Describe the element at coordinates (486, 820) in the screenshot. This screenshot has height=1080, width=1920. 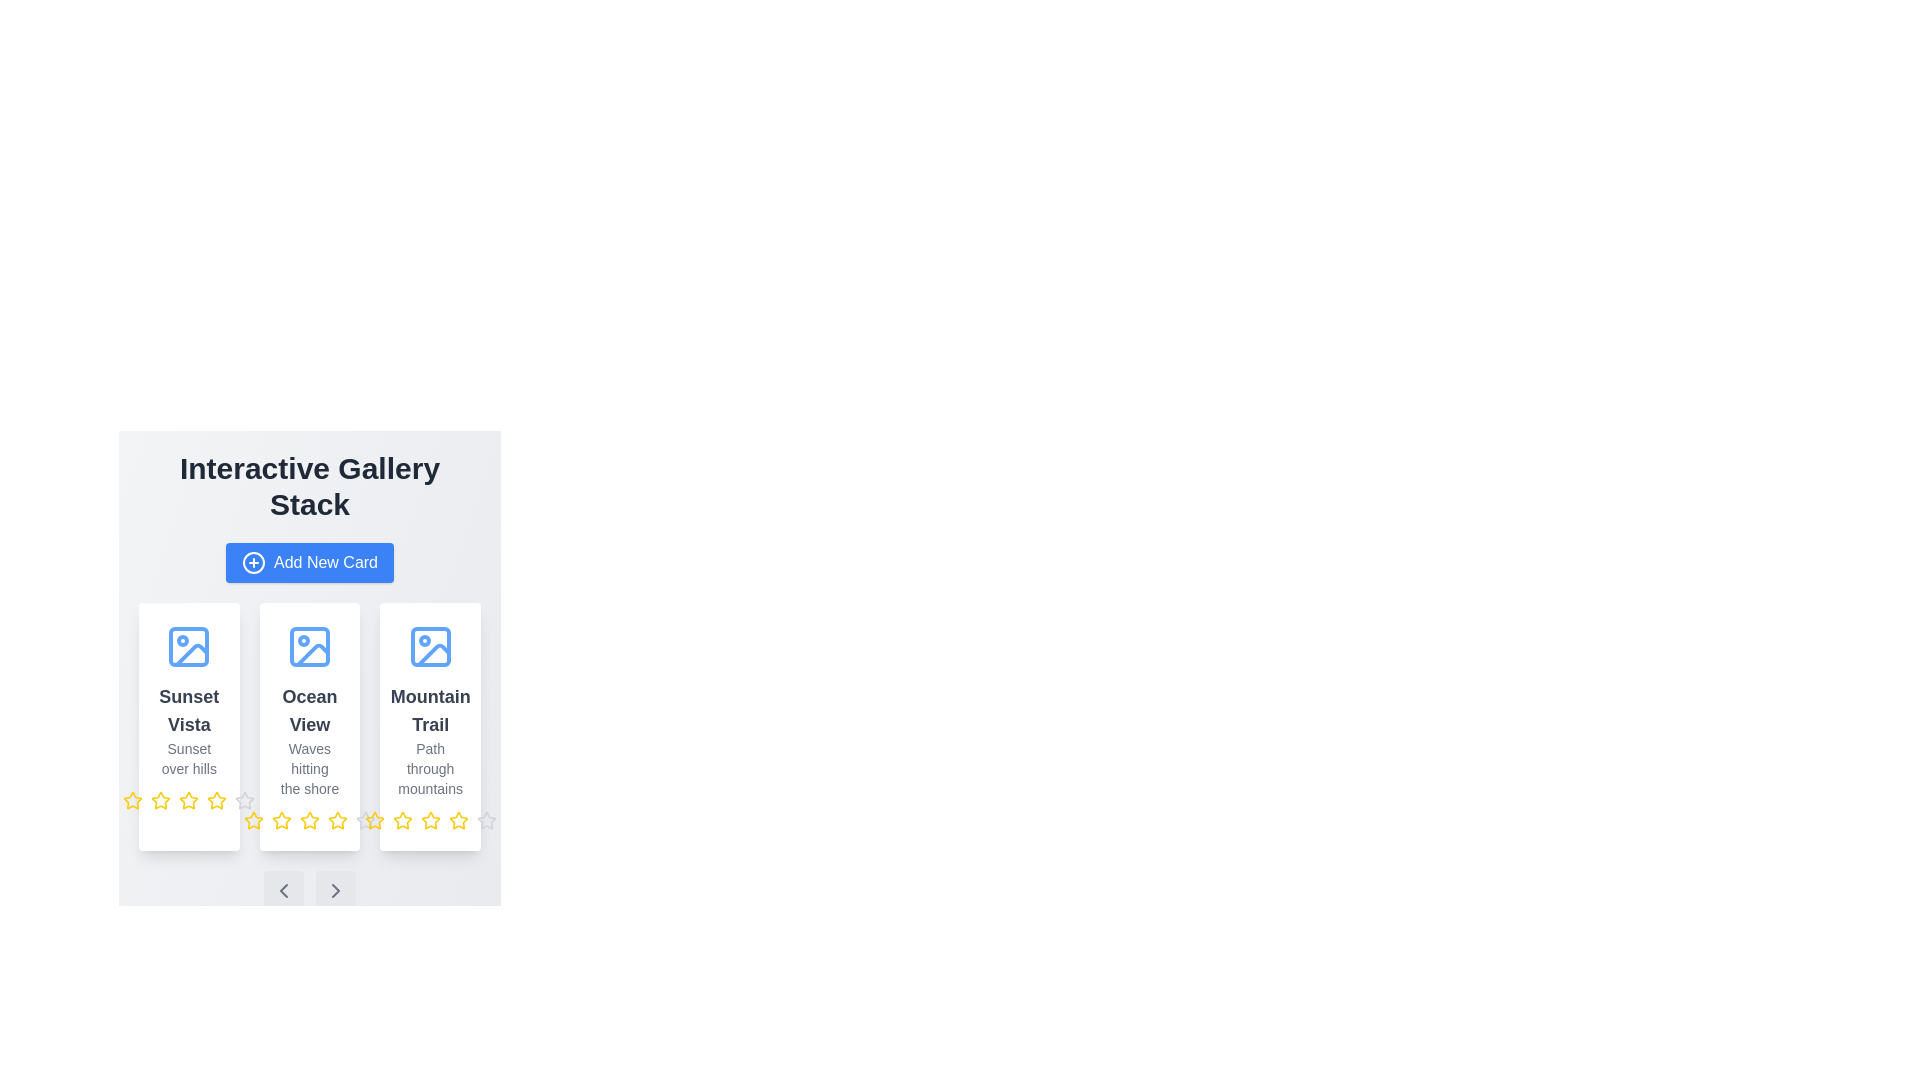
I see `the star icon representing the third rating unit` at that location.